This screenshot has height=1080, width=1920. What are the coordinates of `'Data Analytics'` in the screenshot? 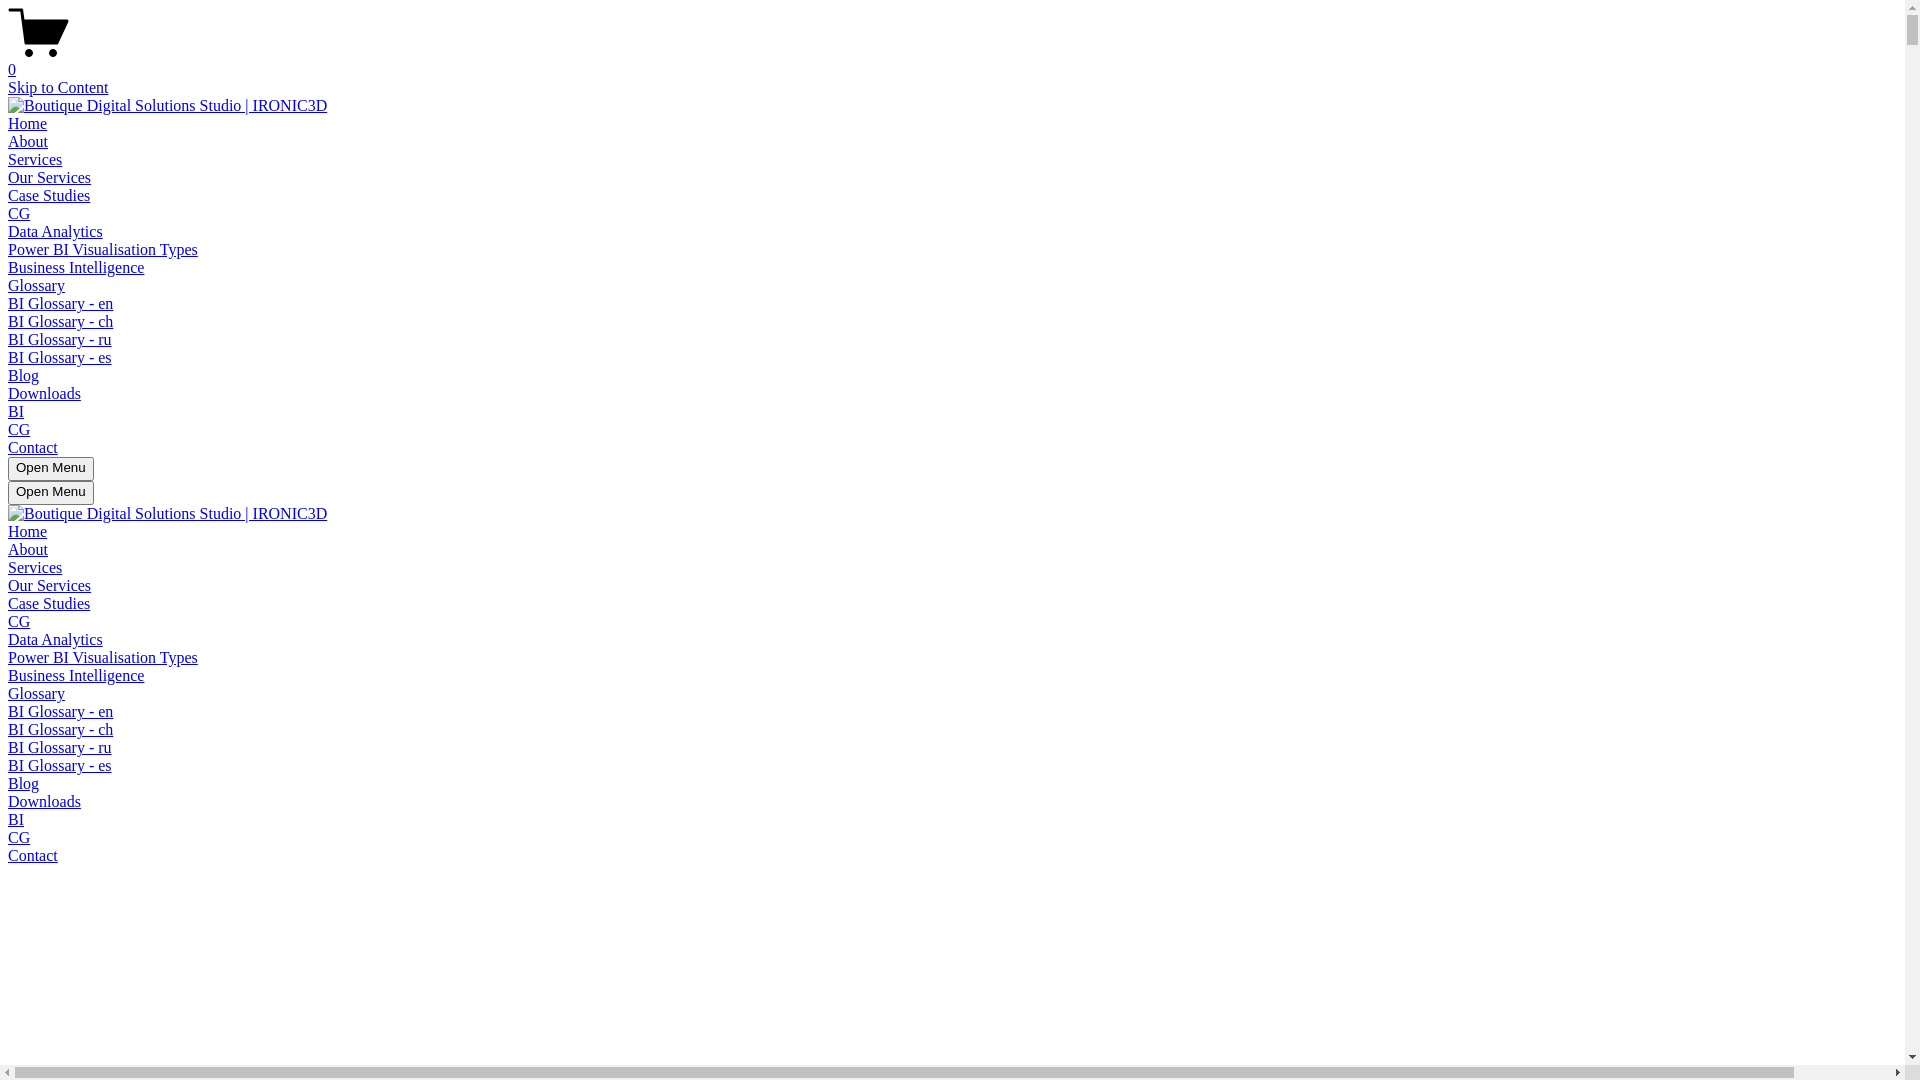 It's located at (55, 639).